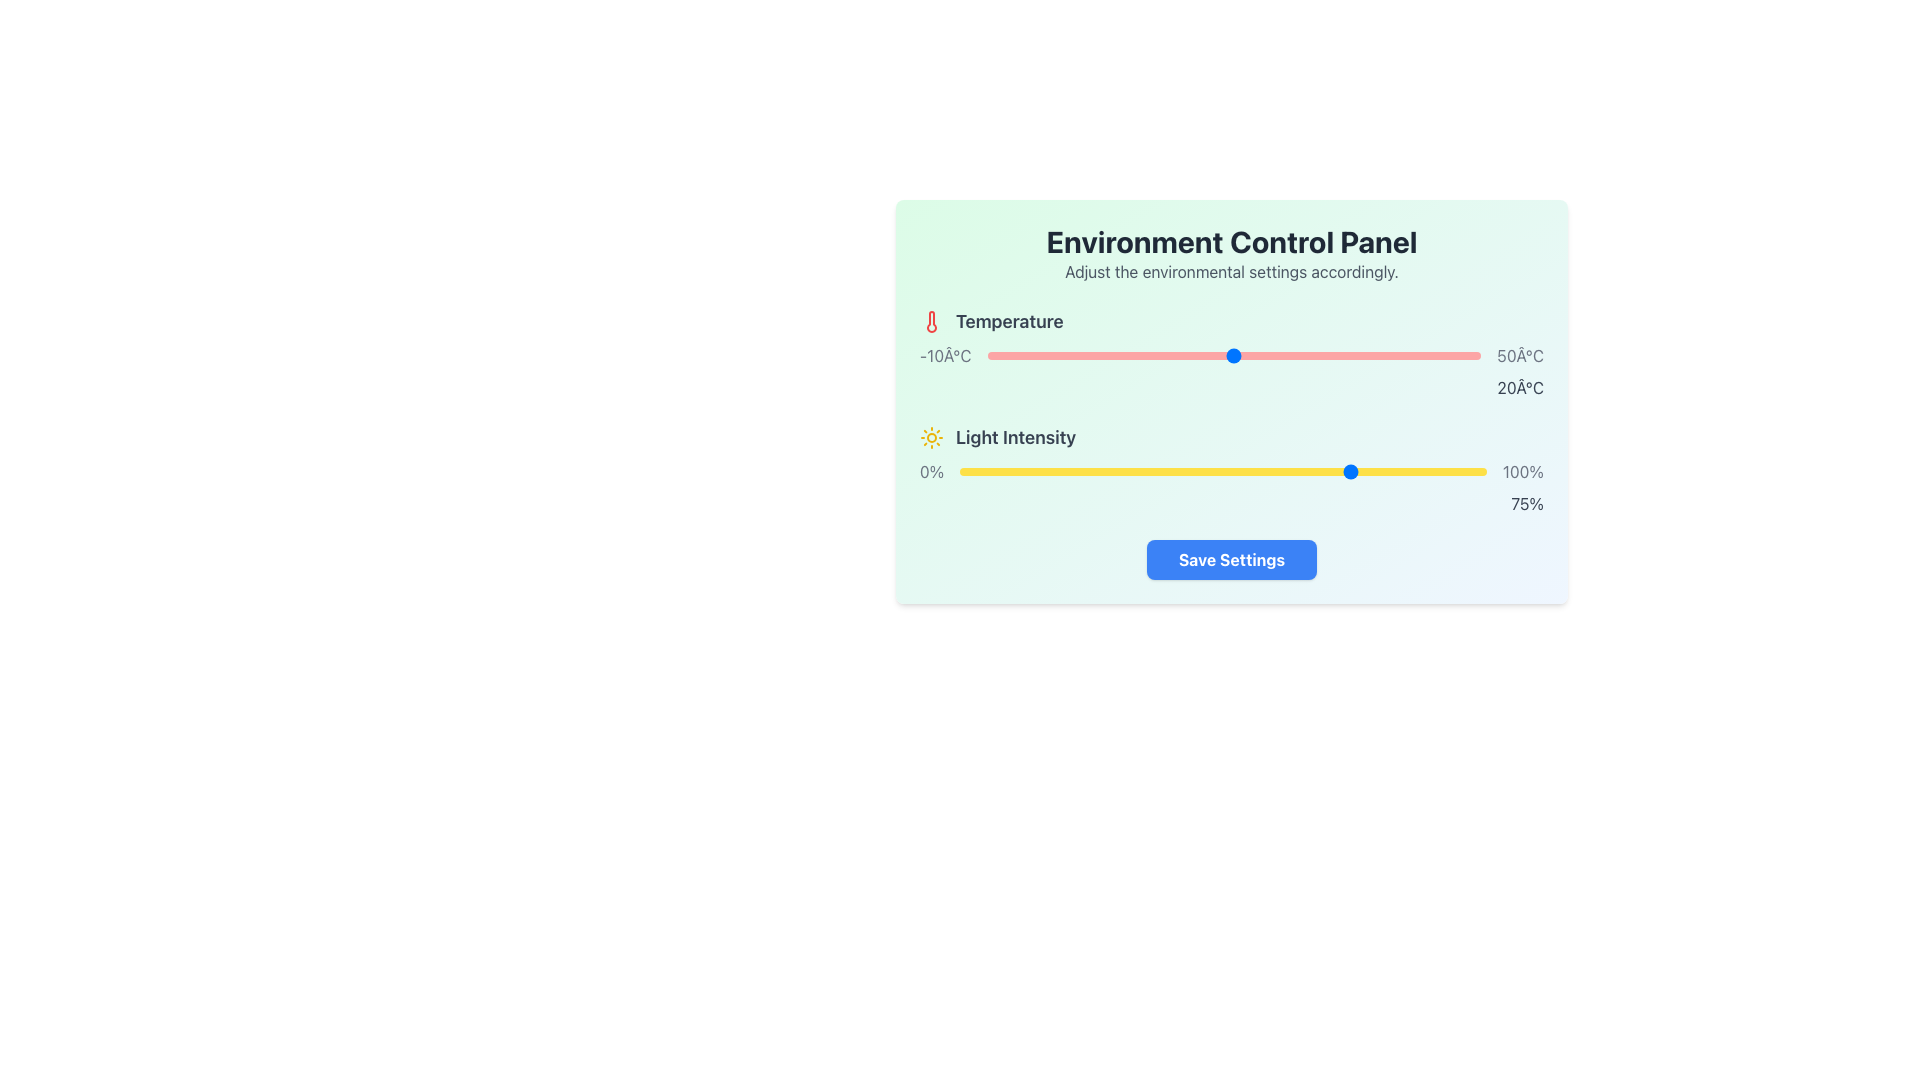 The height and width of the screenshot is (1080, 1920). Describe the element at coordinates (1316, 354) in the screenshot. I see `the temperature slider` at that location.